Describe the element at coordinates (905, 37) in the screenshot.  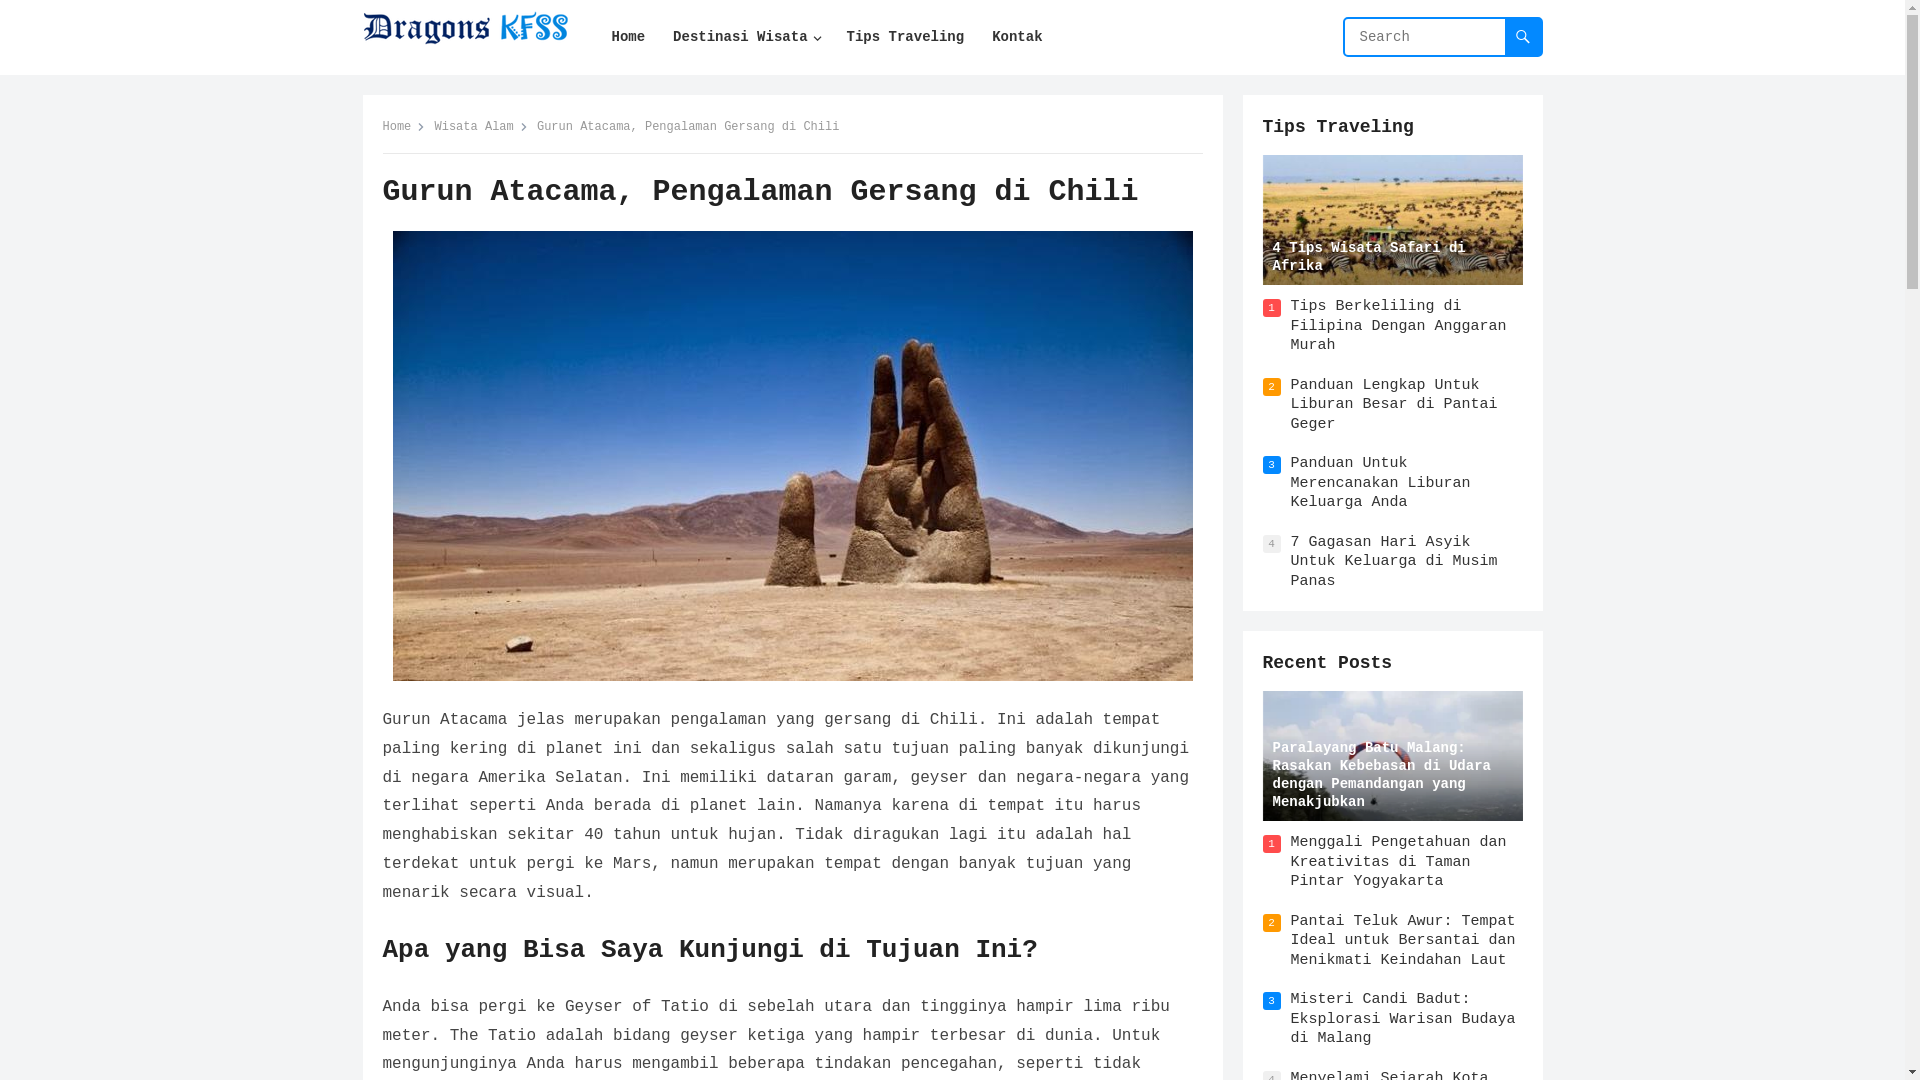
I see `'Tips Traveling'` at that location.